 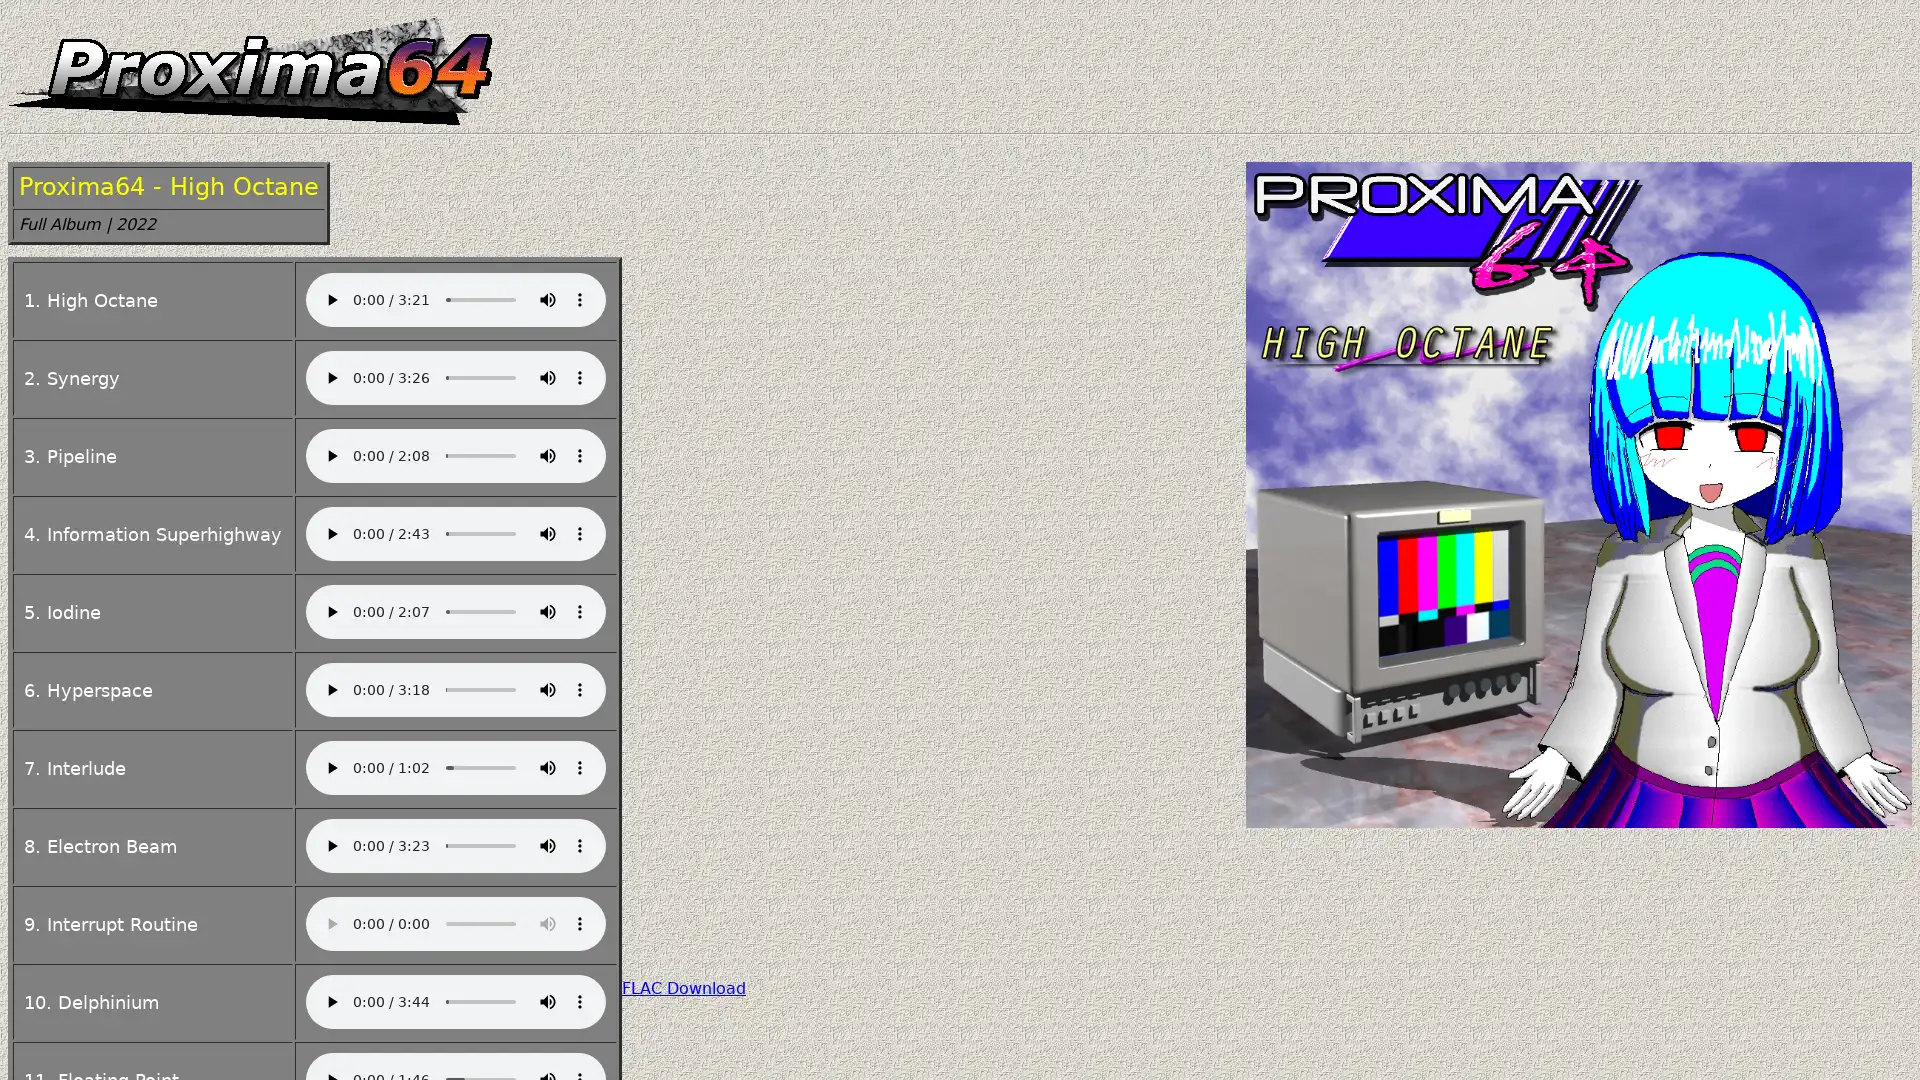 What do you see at coordinates (579, 689) in the screenshot?
I see `show more media controls` at bounding box center [579, 689].